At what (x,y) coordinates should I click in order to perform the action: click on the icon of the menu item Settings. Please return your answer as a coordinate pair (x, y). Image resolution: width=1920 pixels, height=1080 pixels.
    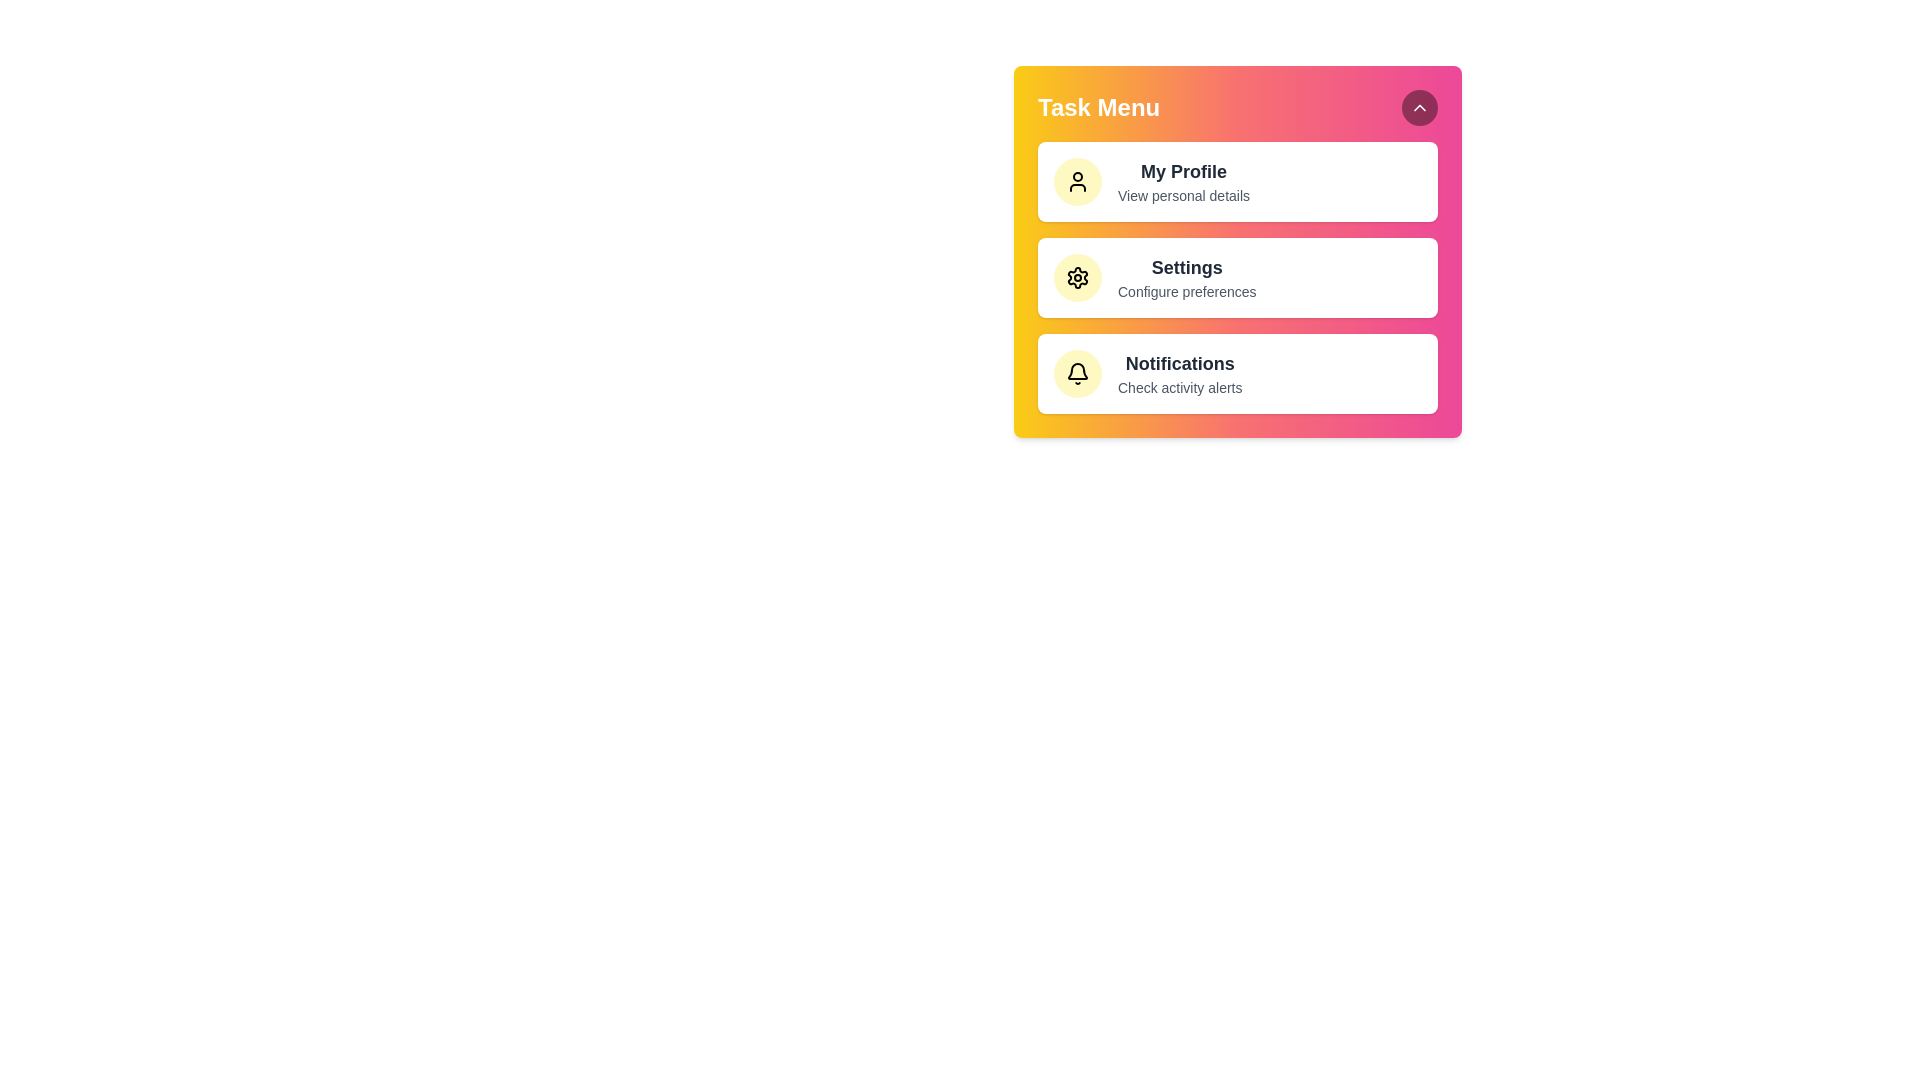
    Looking at the image, I should click on (1077, 277).